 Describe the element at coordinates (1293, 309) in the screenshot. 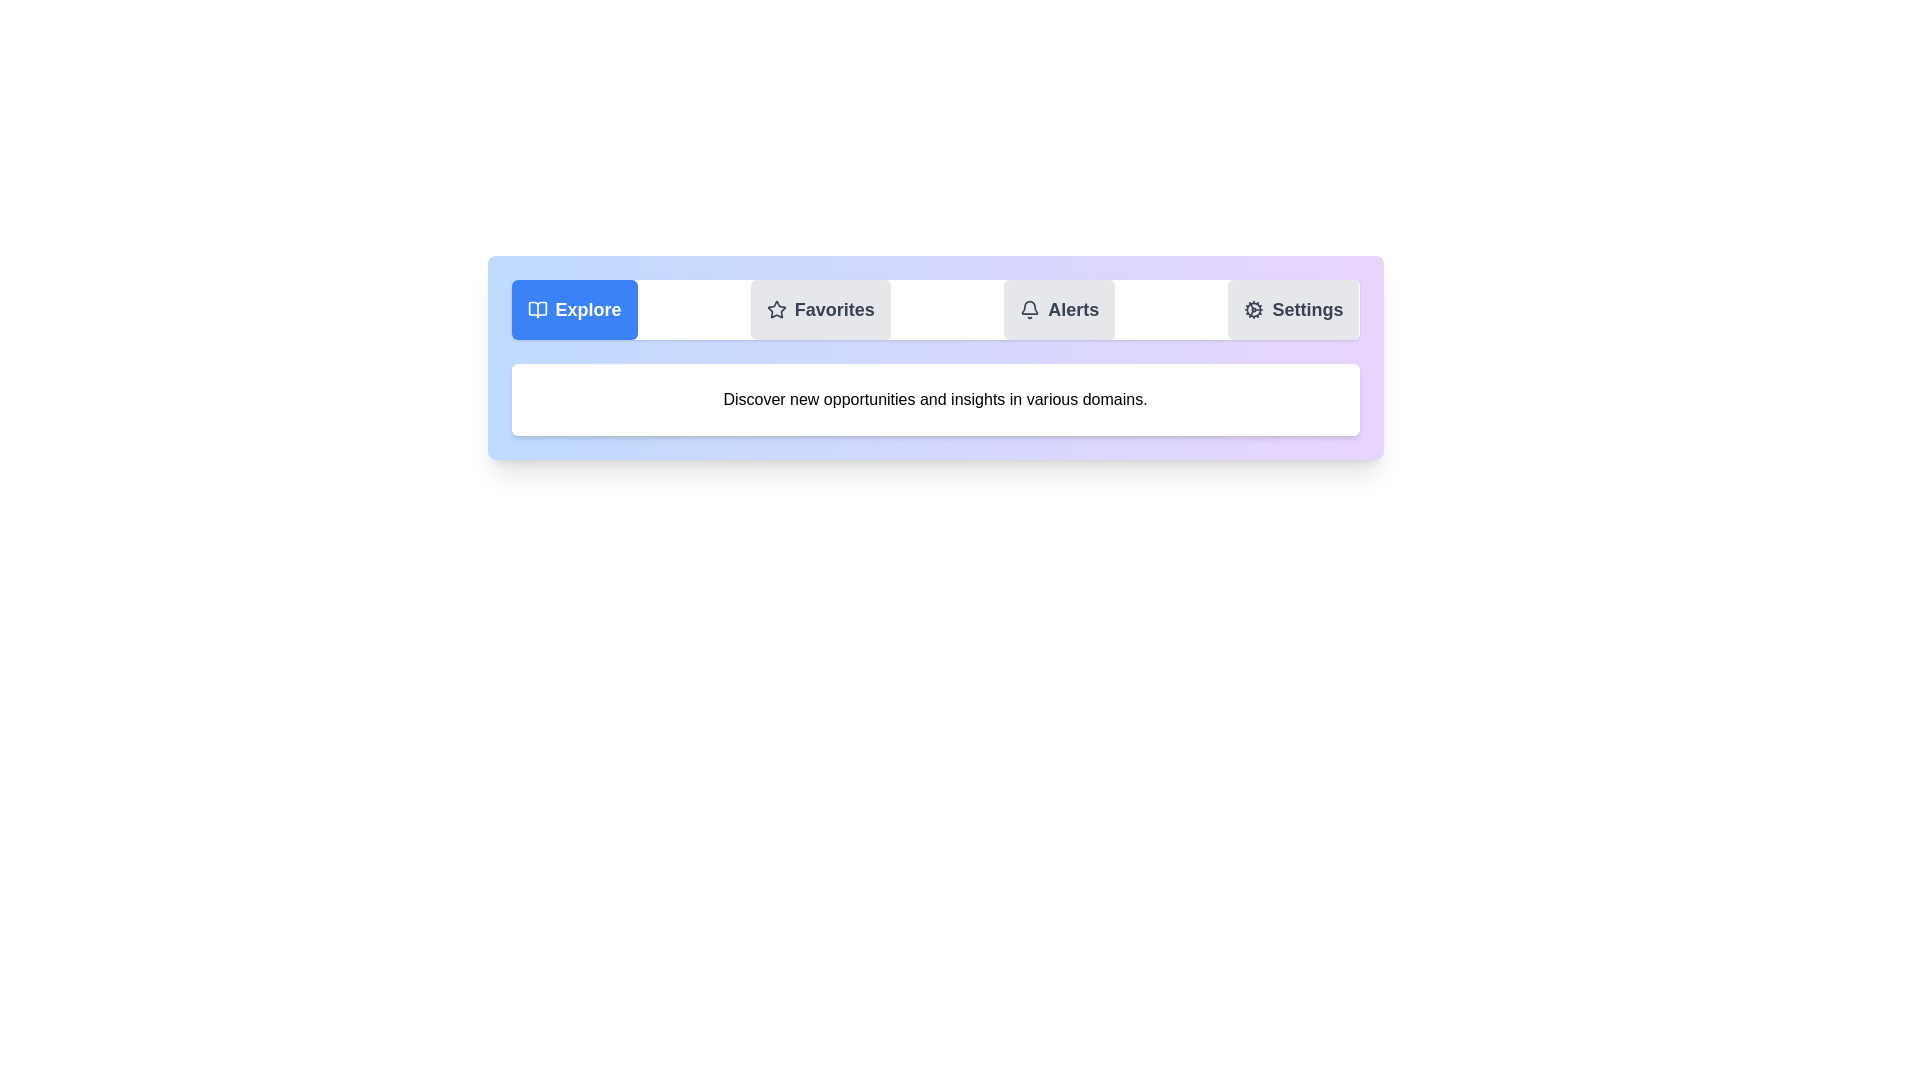

I see `the tab labeled Settings` at that location.